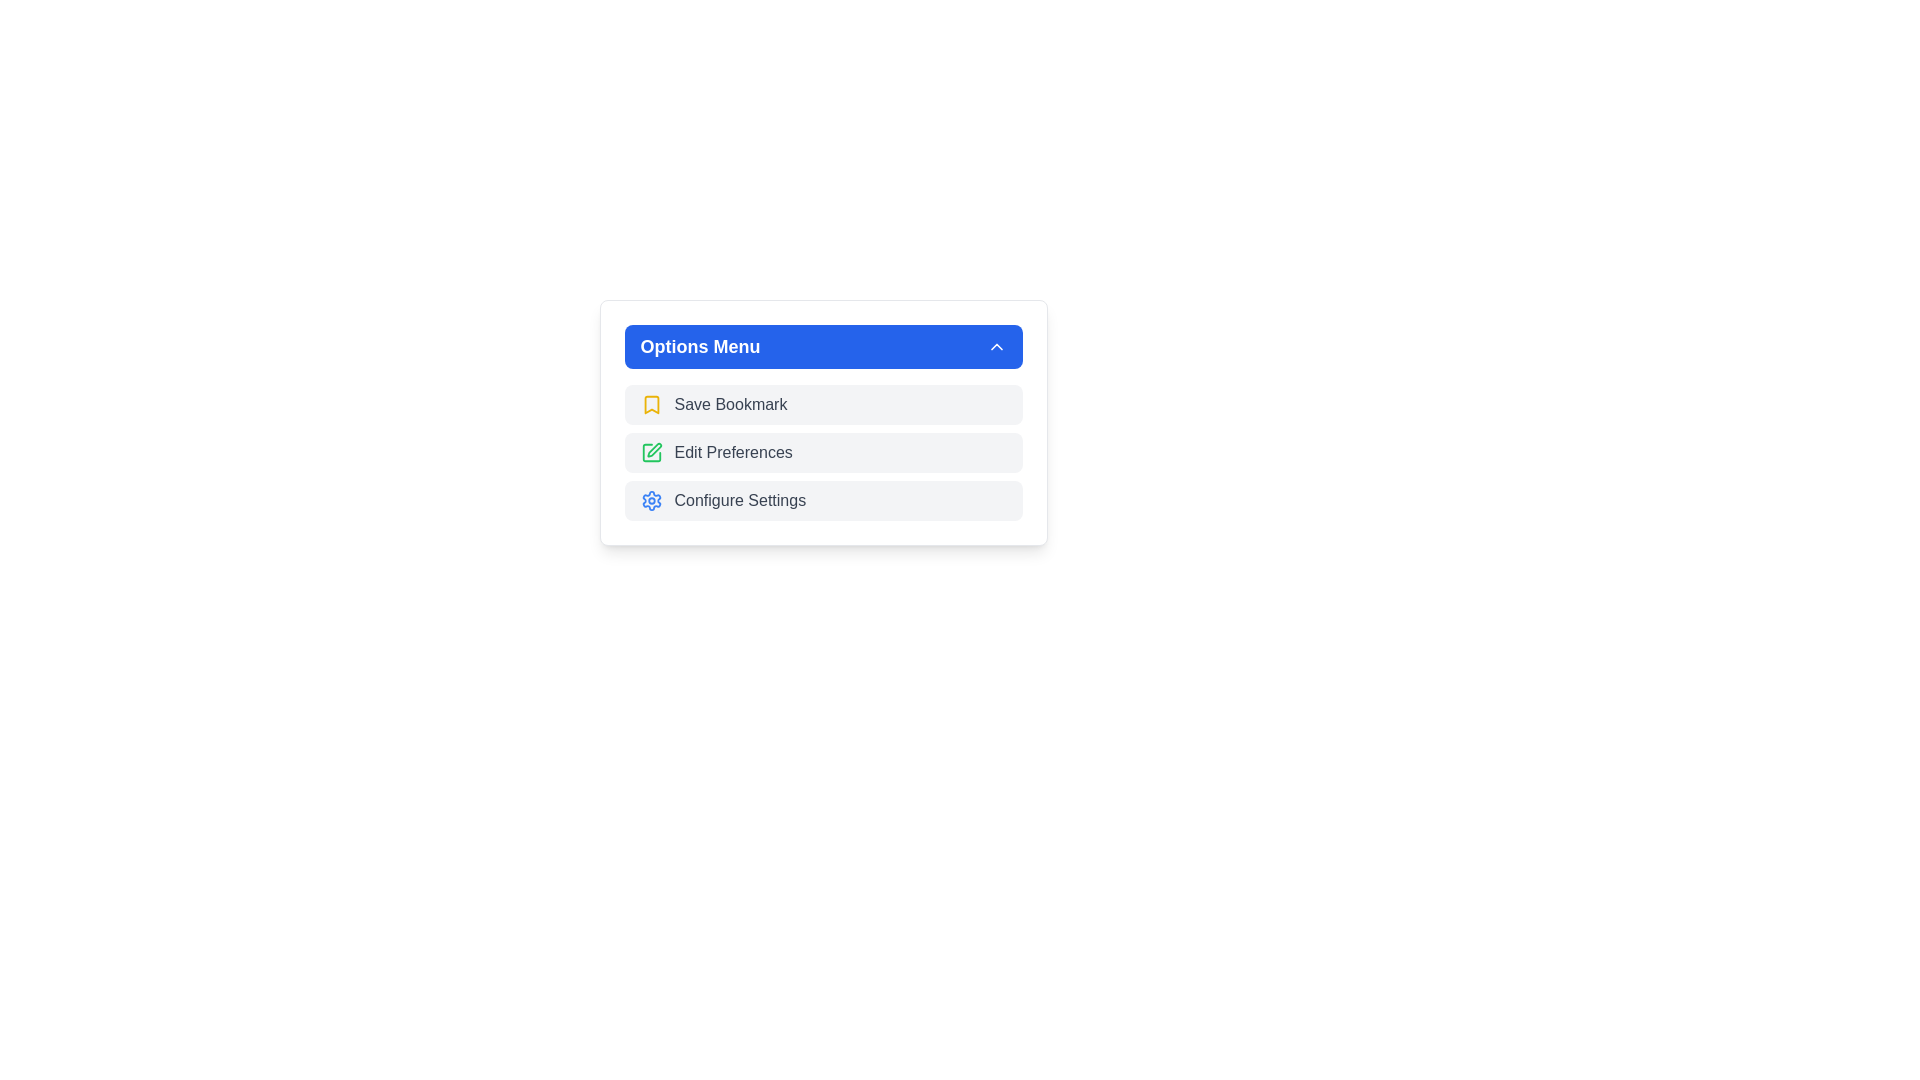 Image resolution: width=1920 pixels, height=1080 pixels. I want to click on the yellow book-style icon resembling a bookmark located next to the 'Save Bookmark' entry in the Options Menu, so click(651, 405).